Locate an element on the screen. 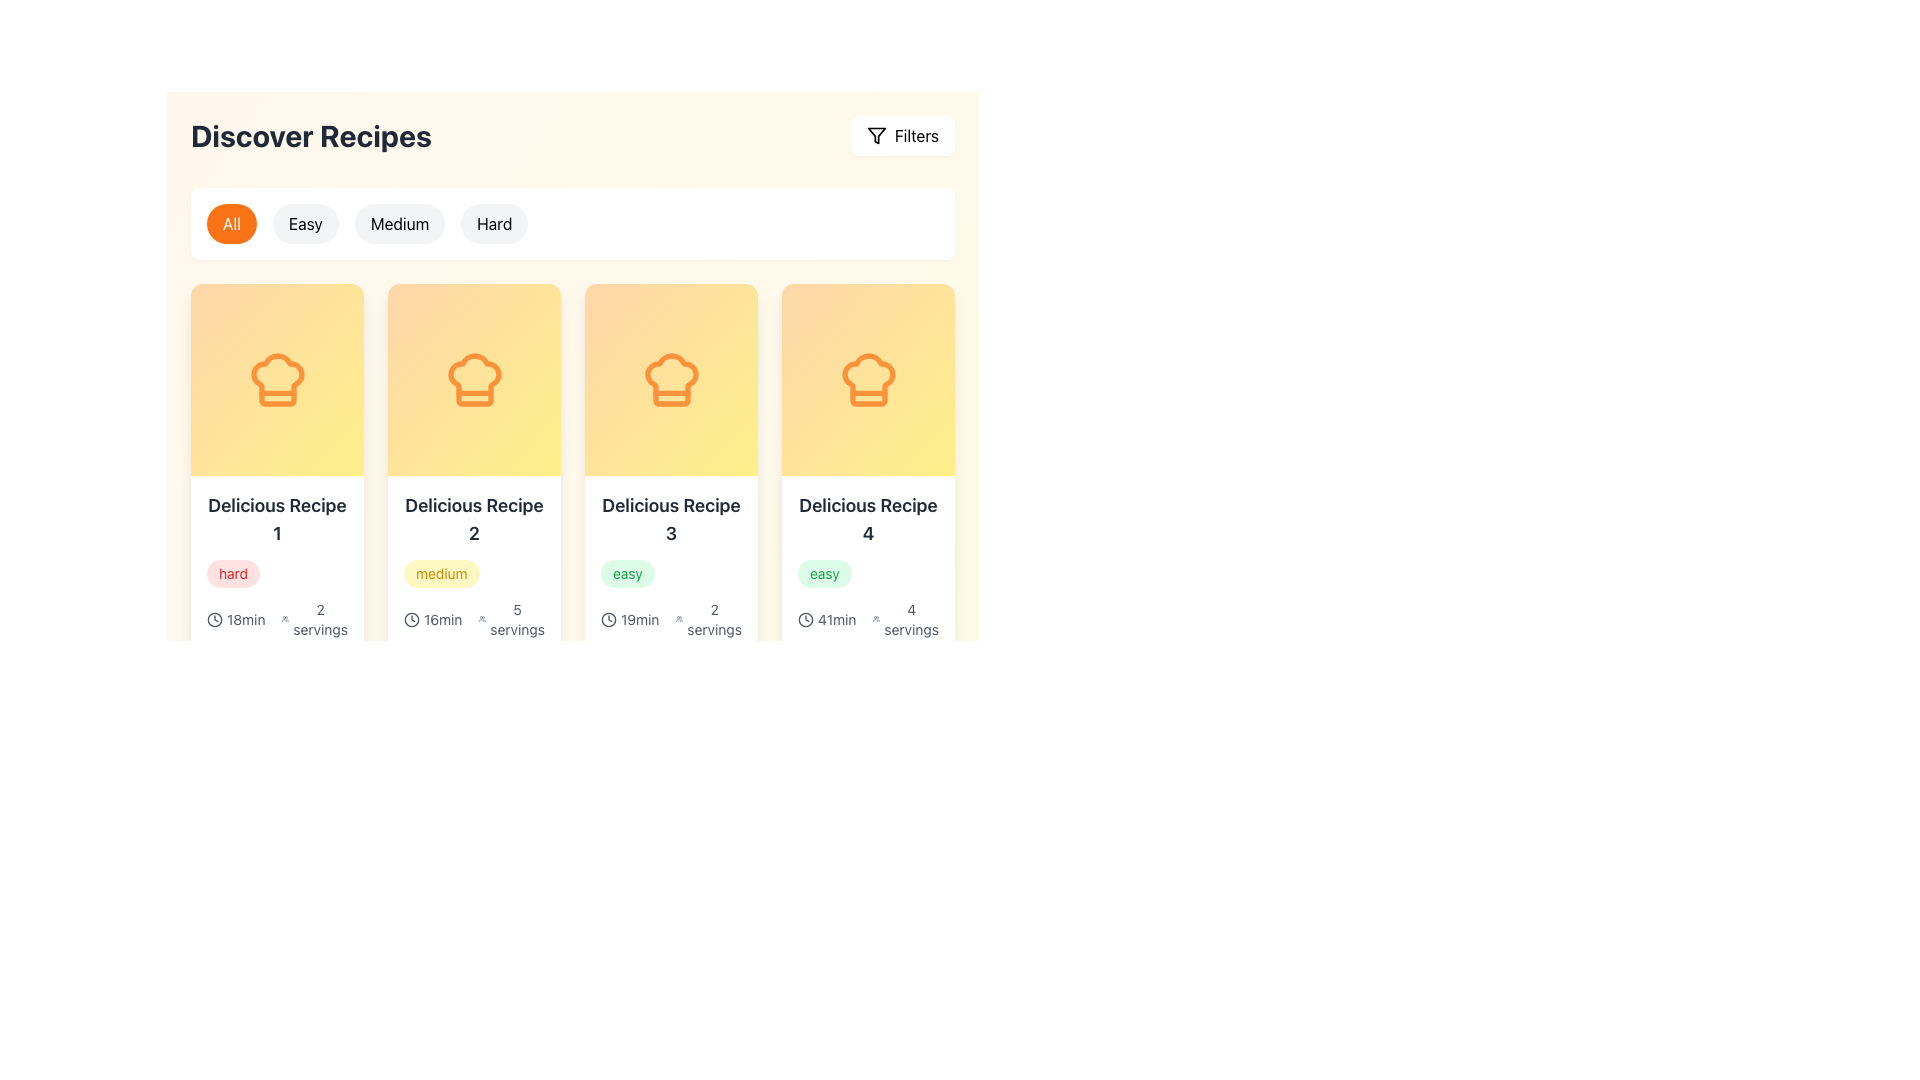  the chef hat decorative icon located at the center of the second card in a horizontal card list is located at coordinates (473, 380).